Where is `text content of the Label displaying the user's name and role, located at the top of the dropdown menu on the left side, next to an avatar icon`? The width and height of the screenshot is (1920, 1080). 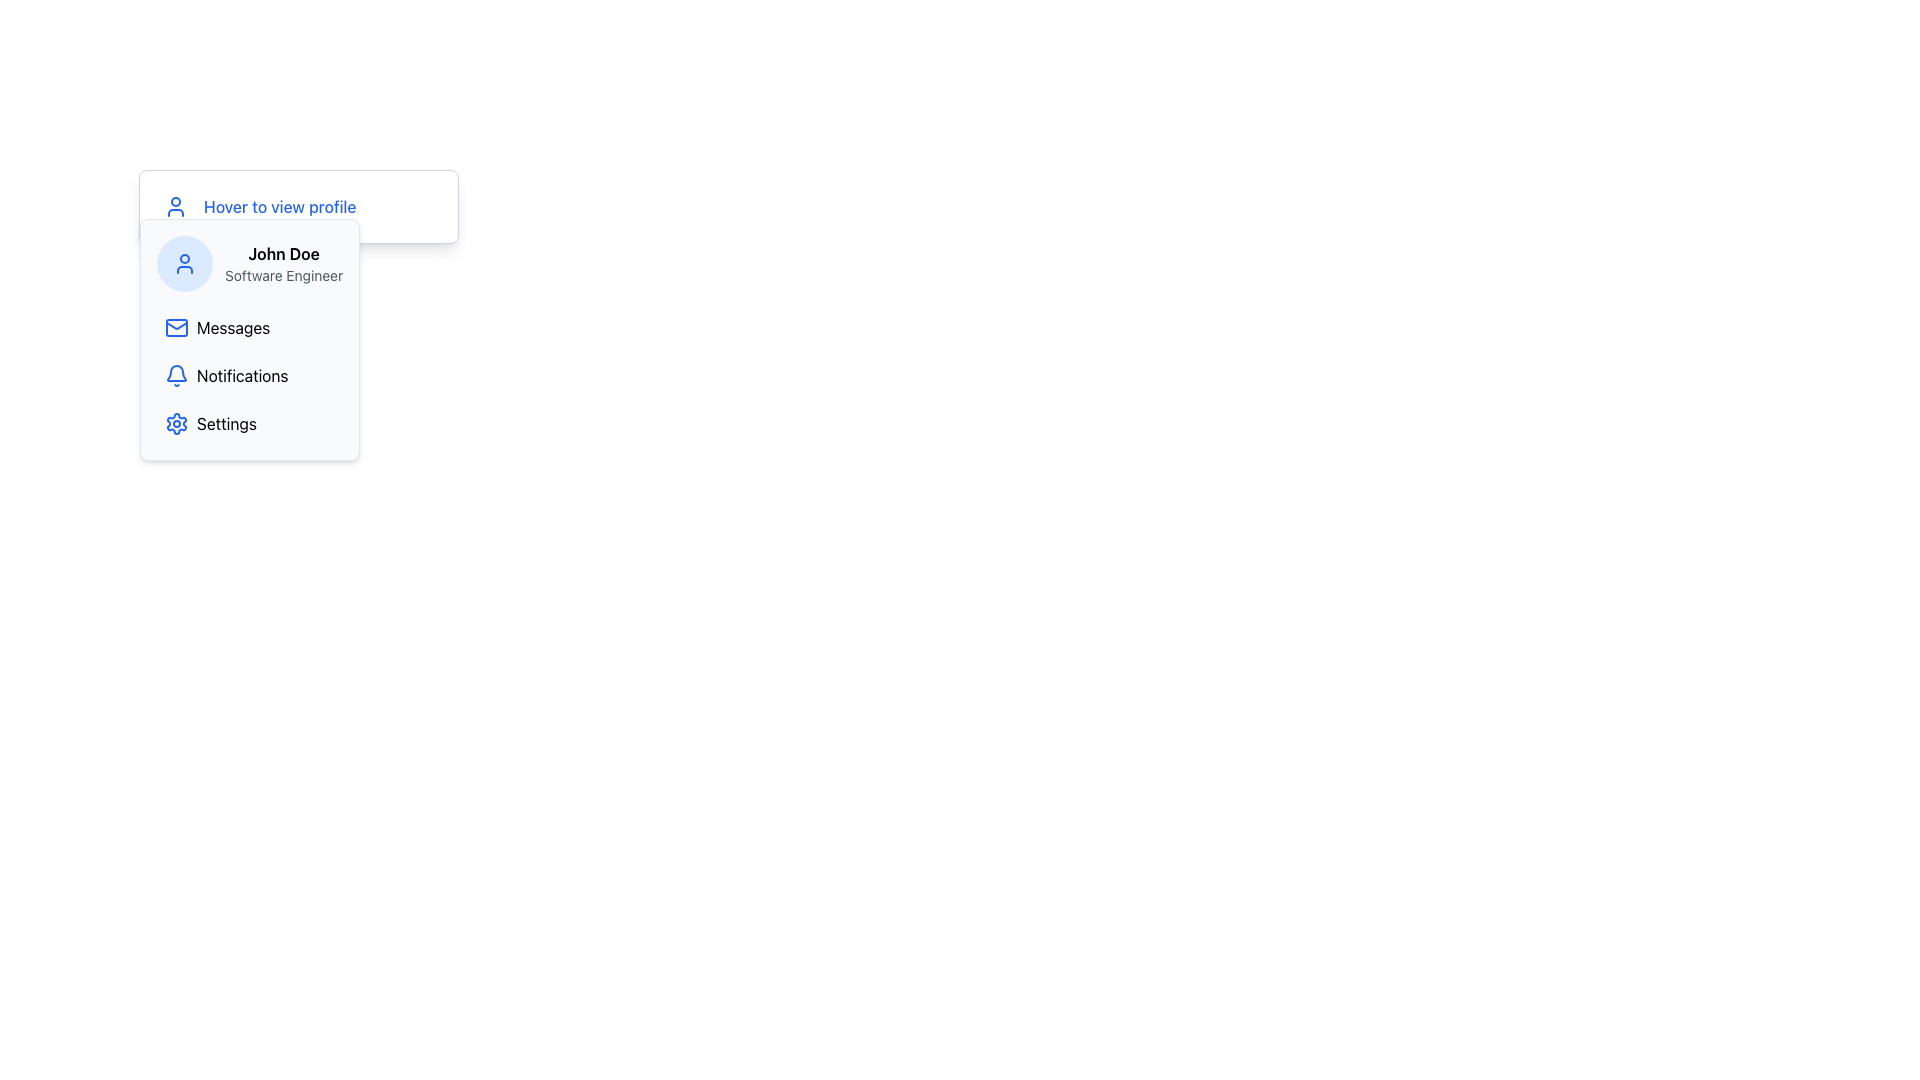 text content of the Label displaying the user's name and role, located at the top of the dropdown menu on the left side, next to an avatar icon is located at coordinates (283, 262).